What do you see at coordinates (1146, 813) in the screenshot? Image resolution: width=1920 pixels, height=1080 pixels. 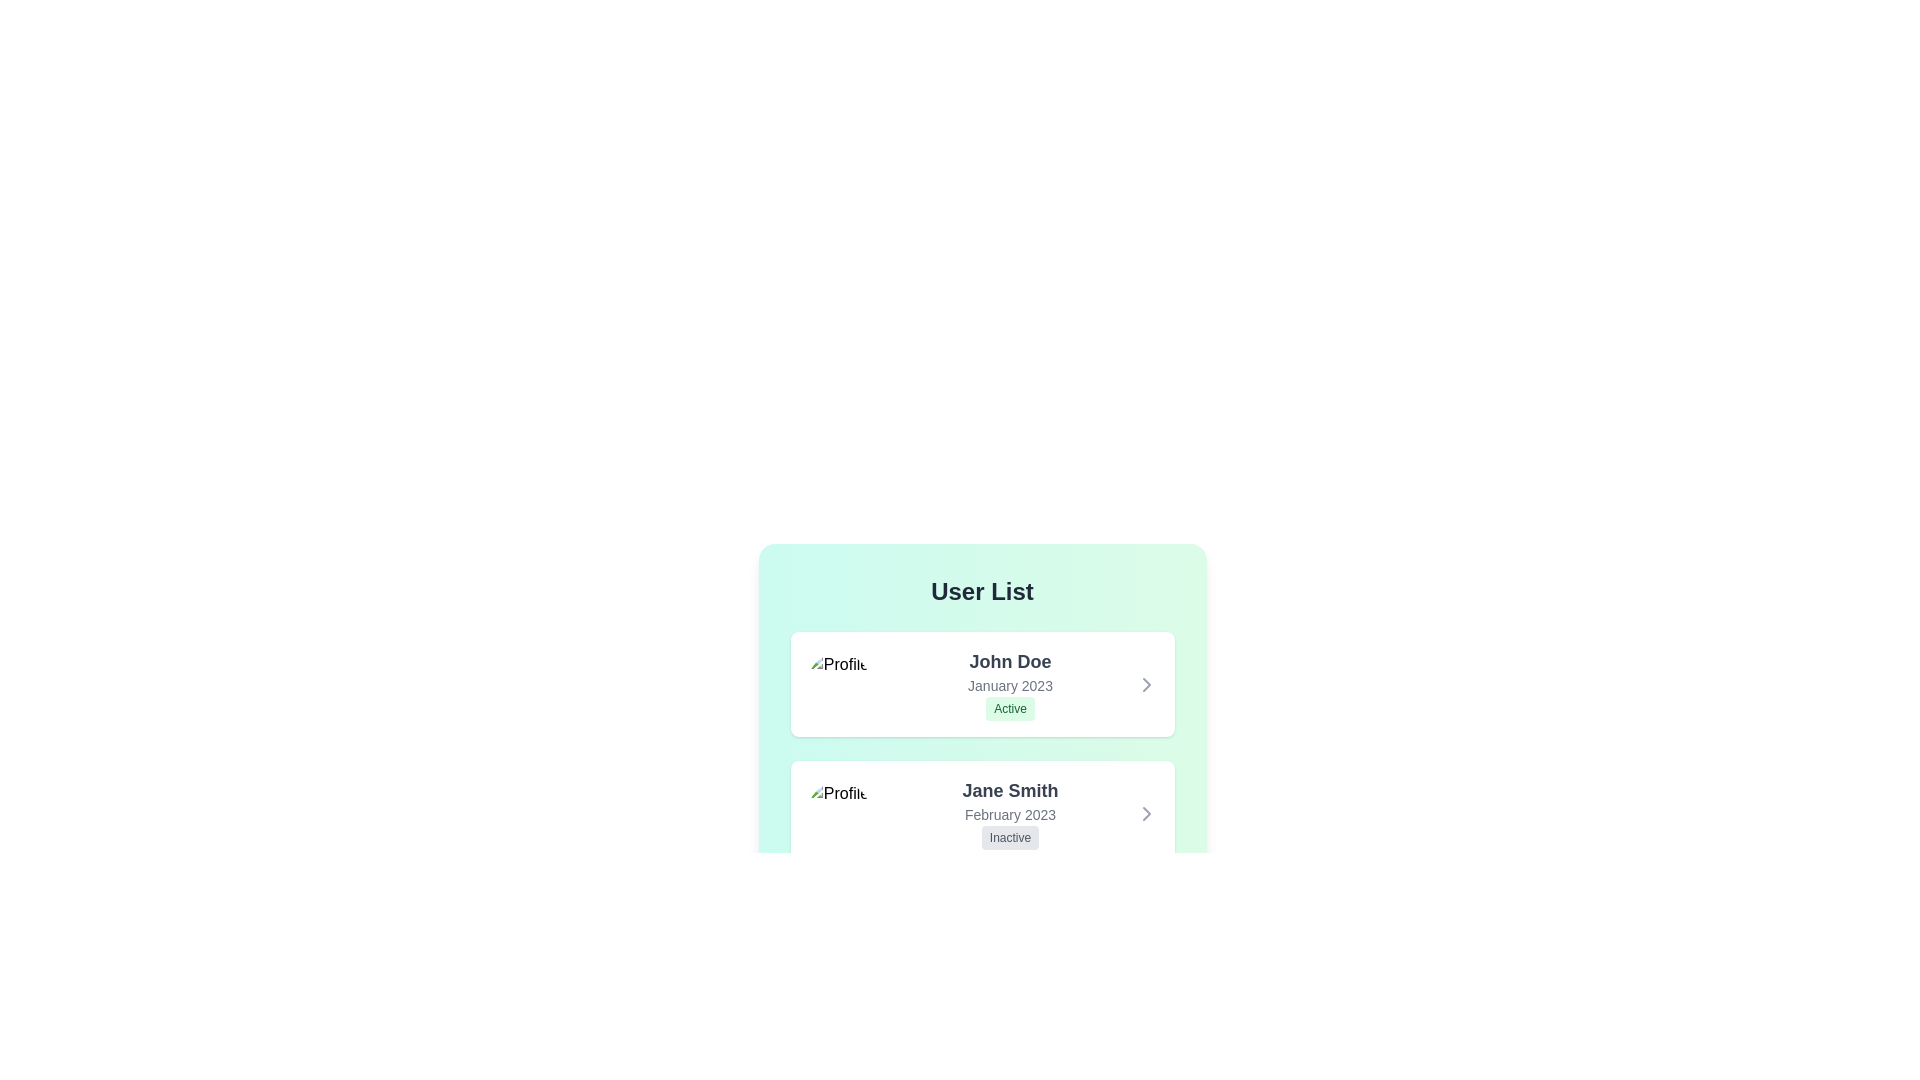 I see `the arrow icon next to Jane Smith to navigate further` at bounding box center [1146, 813].